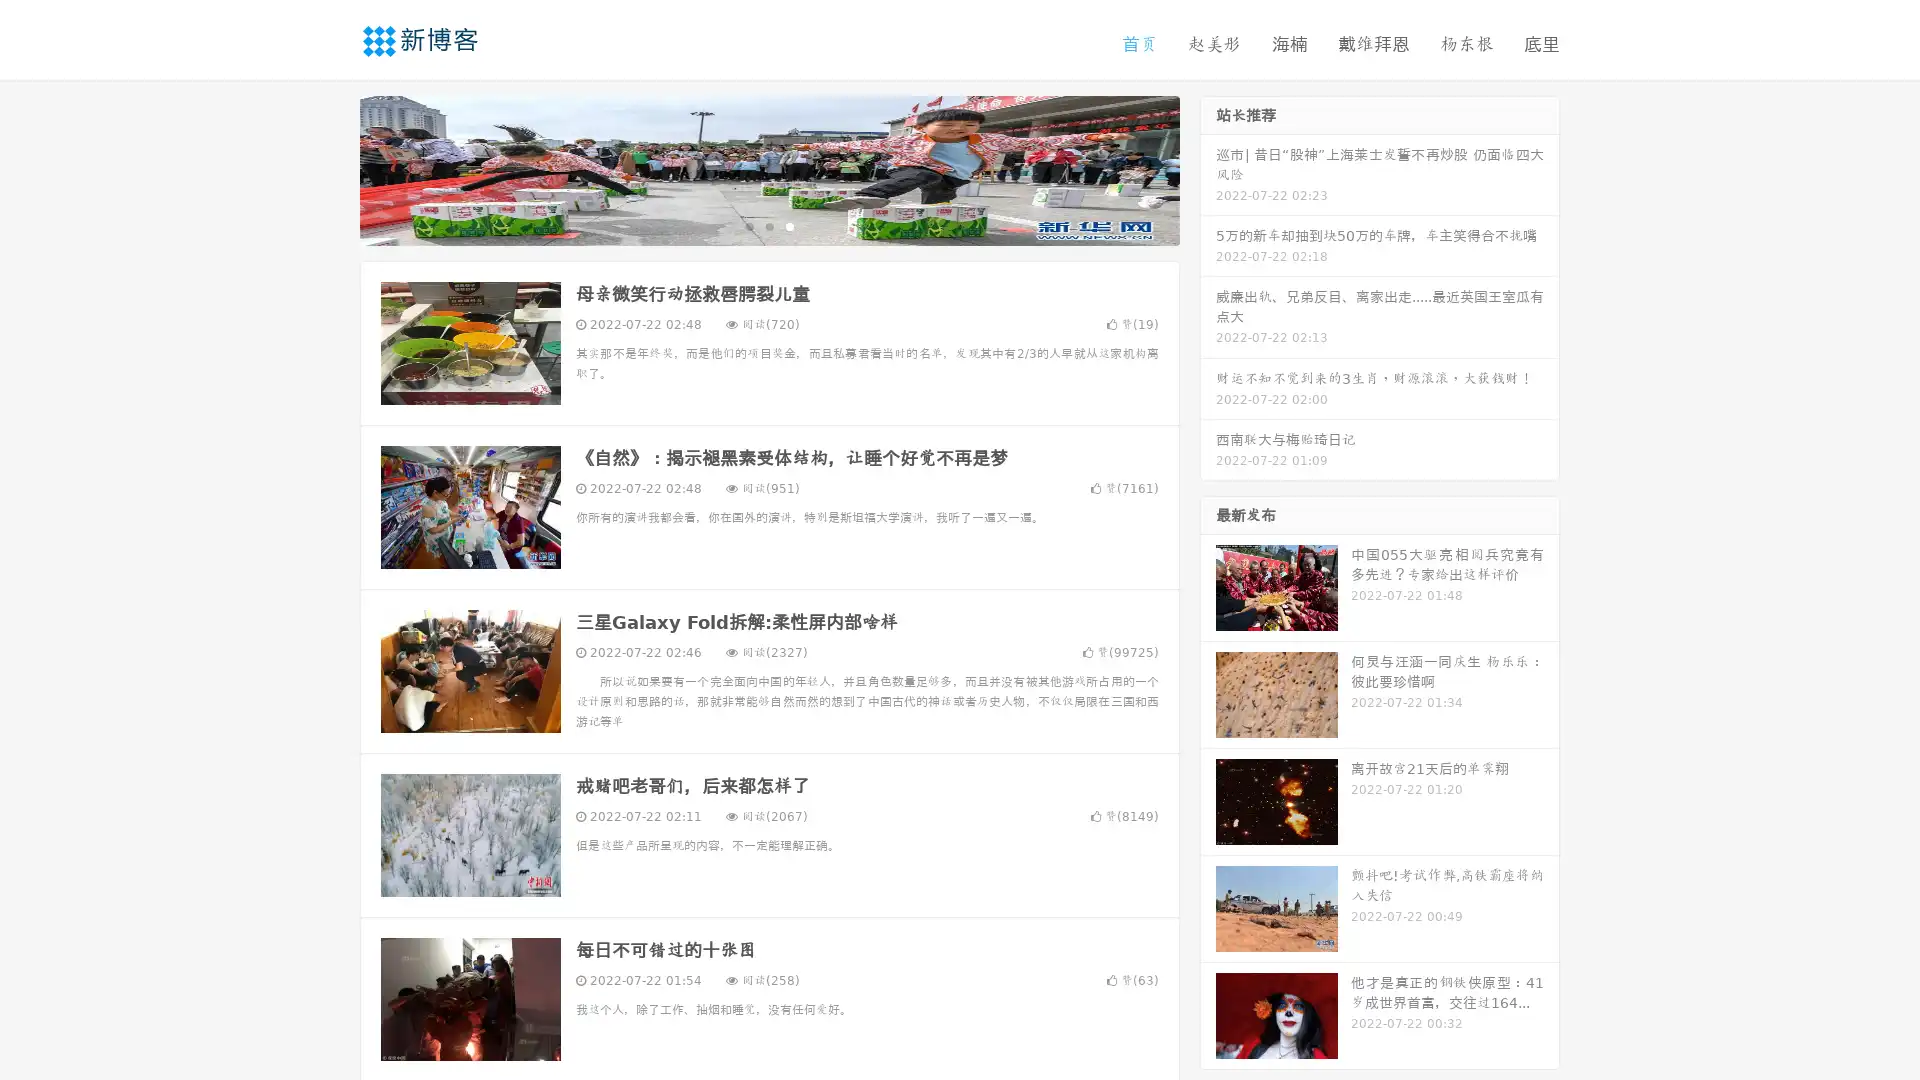  I want to click on Next slide, so click(1208, 168).